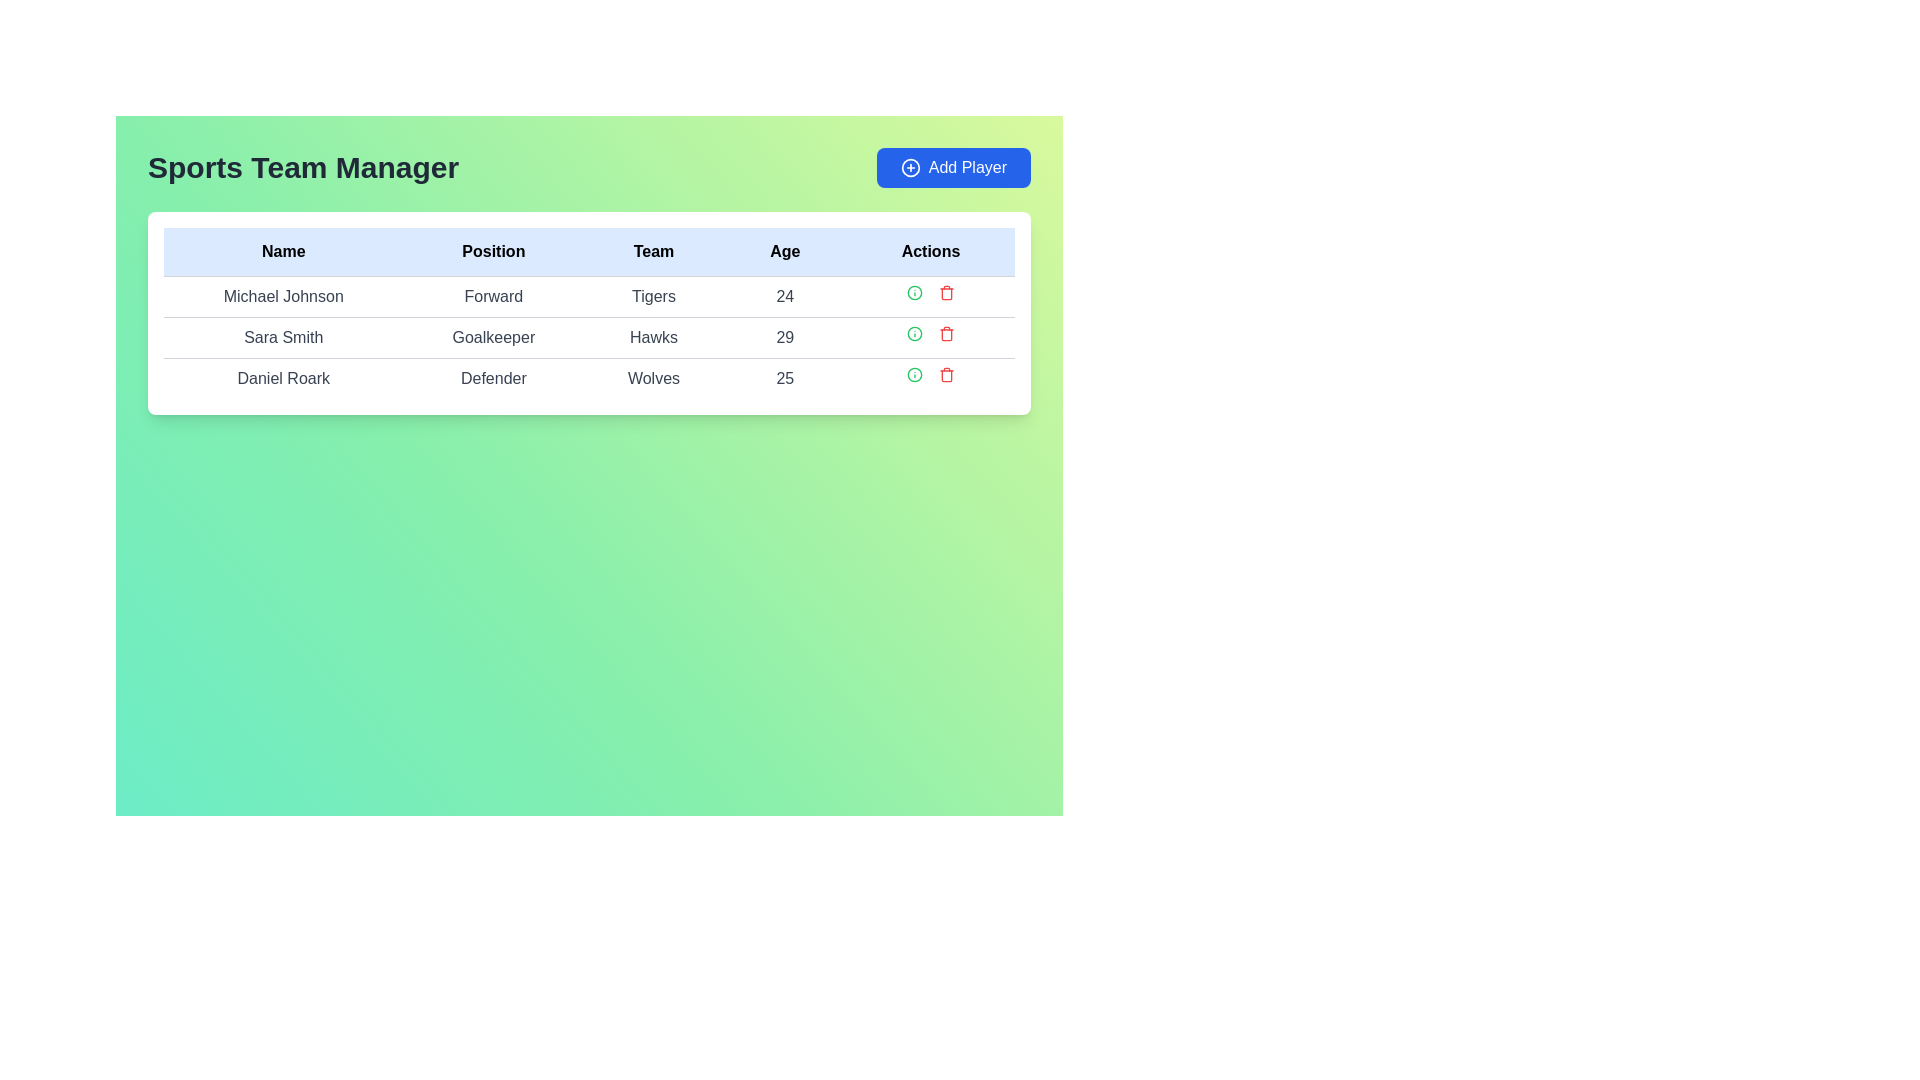 This screenshot has height=1080, width=1920. What do you see at coordinates (784, 297) in the screenshot?
I see `the text displaying the number '24' in the 'Age' column of the table row for 'Michael Johnson'` at bounding box center [784, 297].